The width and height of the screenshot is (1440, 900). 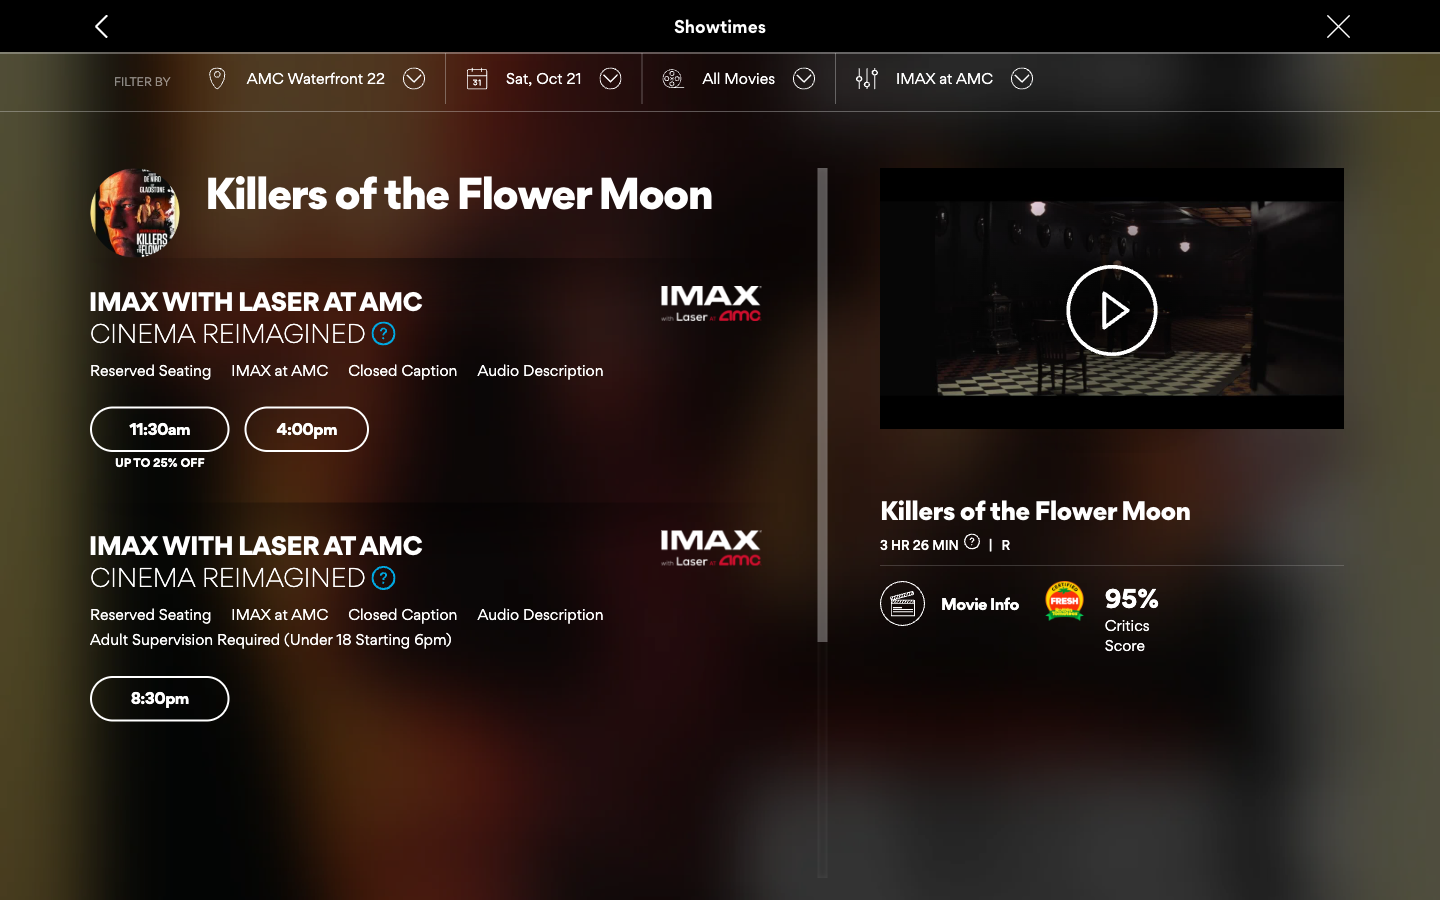 I want to click on Insert a new date into the calendar, so click(x=543, y=77).